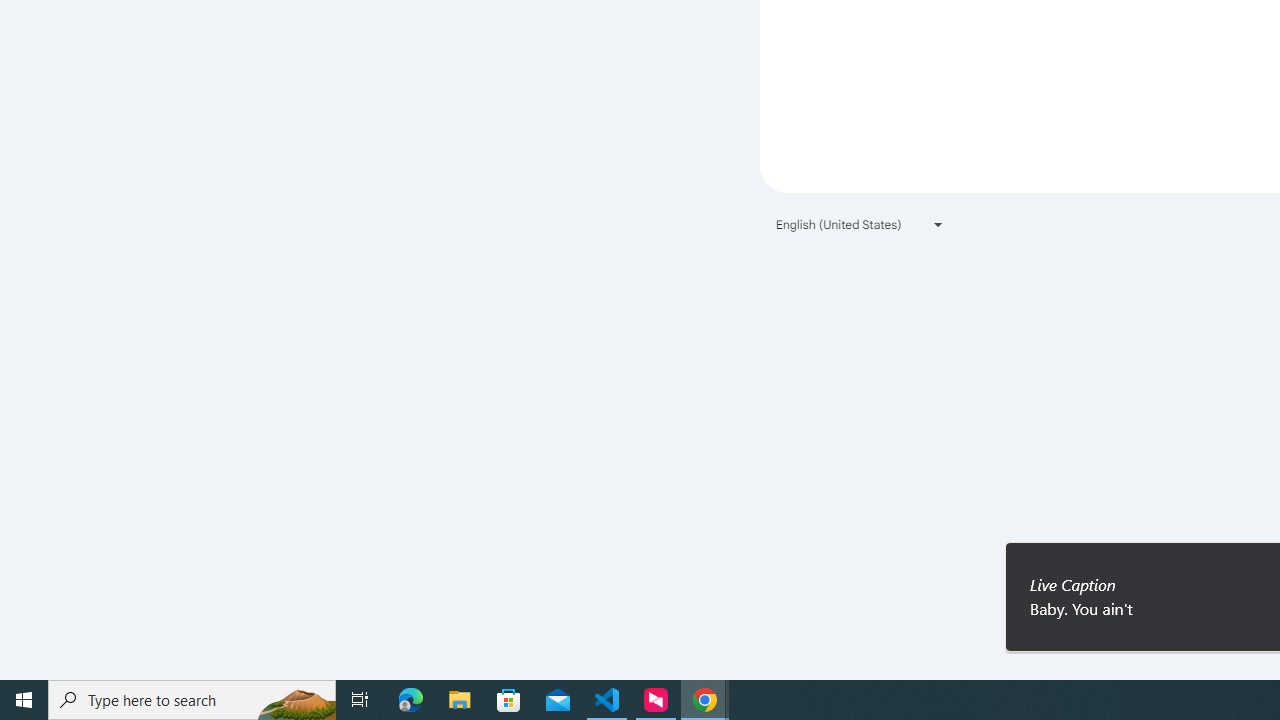 The width and height of the screenshot is (1280, 720). Describe the element at coordinates (860, 224) in the screenshot. I see `'English (United States)'` at that location.